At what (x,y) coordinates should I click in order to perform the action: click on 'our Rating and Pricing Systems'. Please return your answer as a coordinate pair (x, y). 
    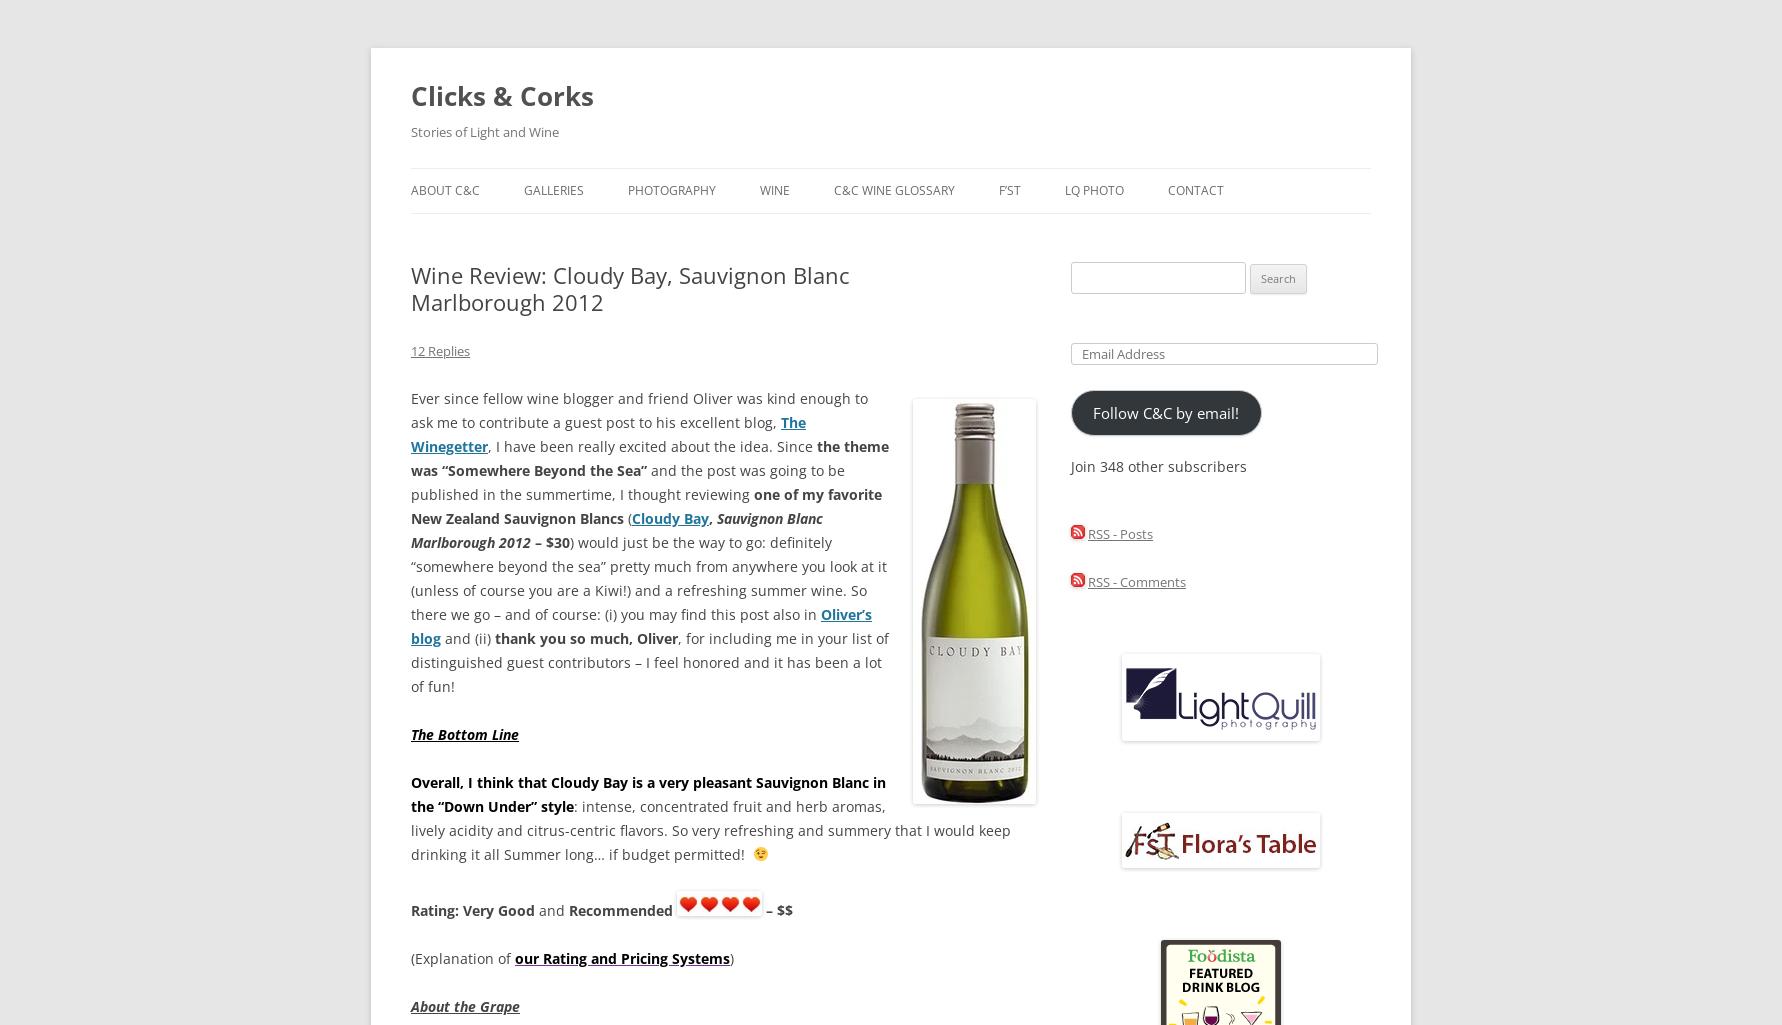
    Looking at the image, I should click on (622, 958).